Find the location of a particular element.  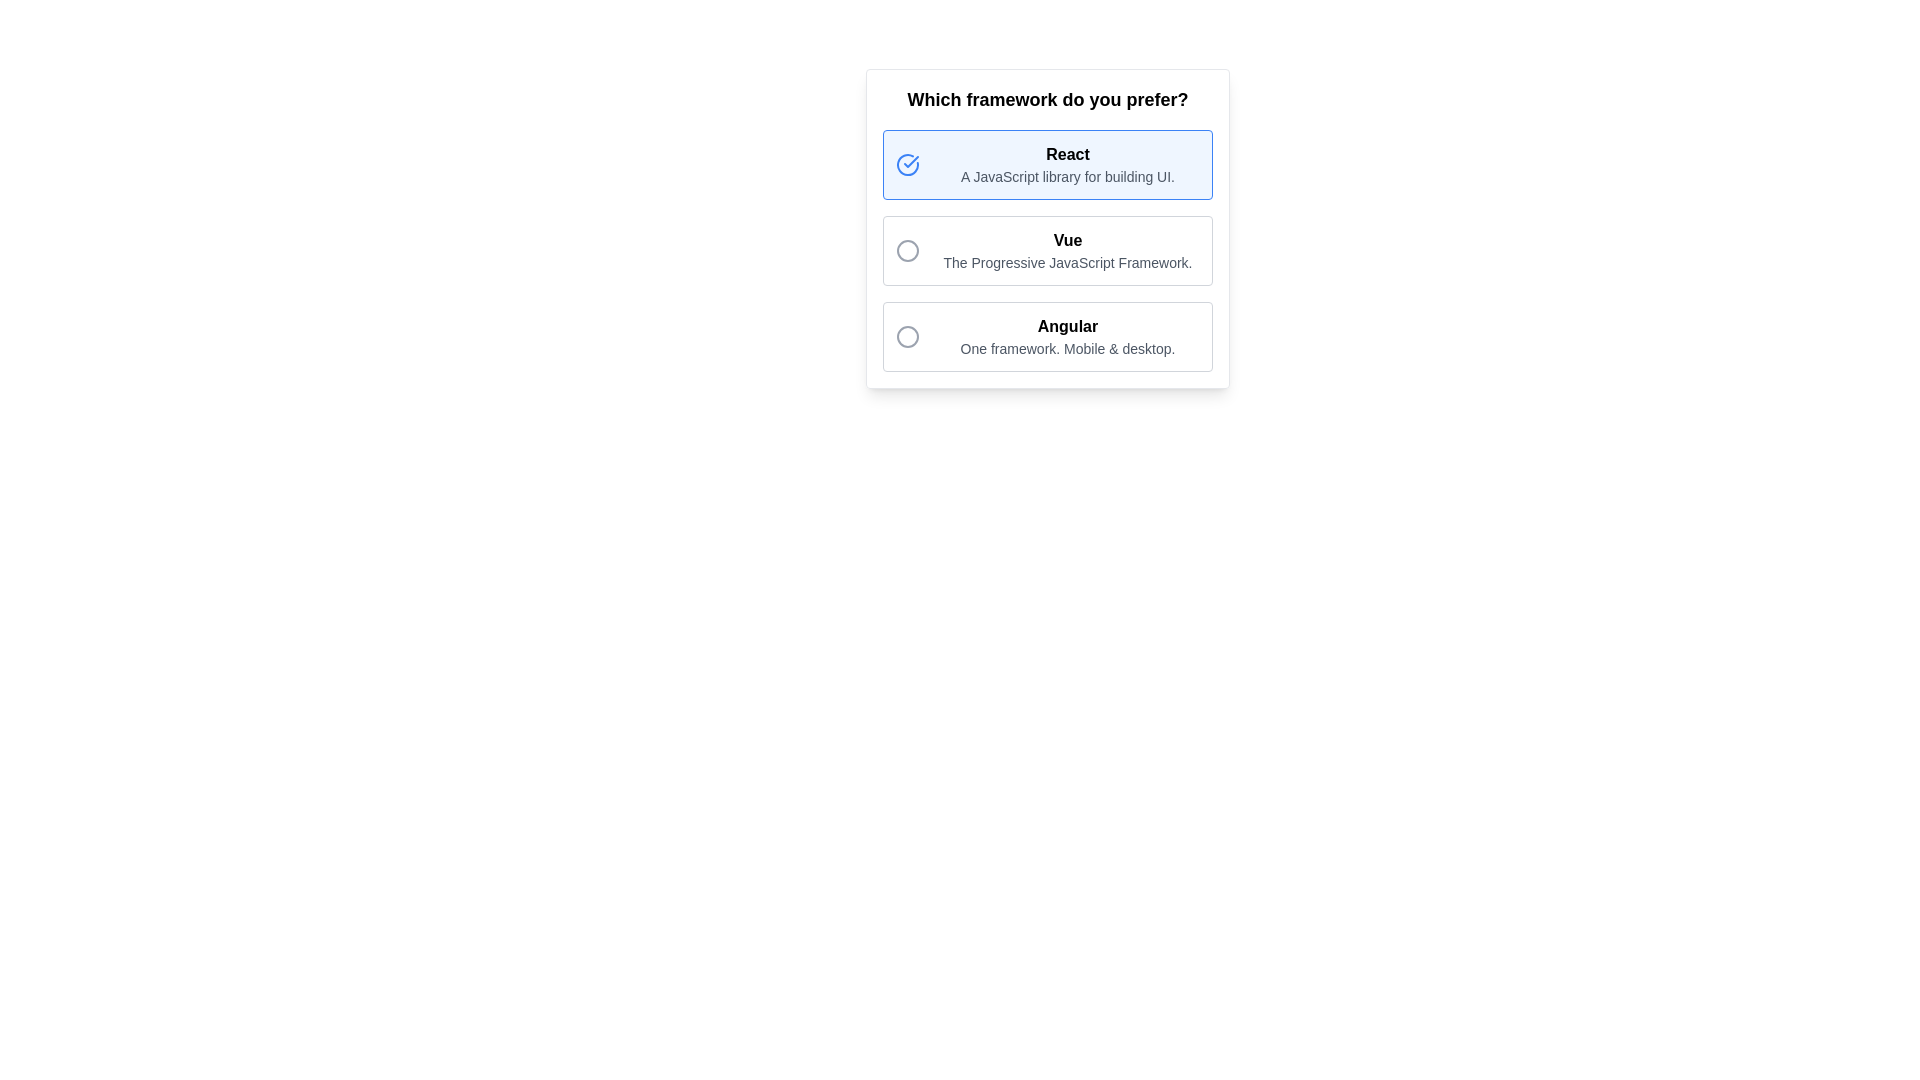

the radio button labeled 'Vue' is located at coordinates (1046, 249).